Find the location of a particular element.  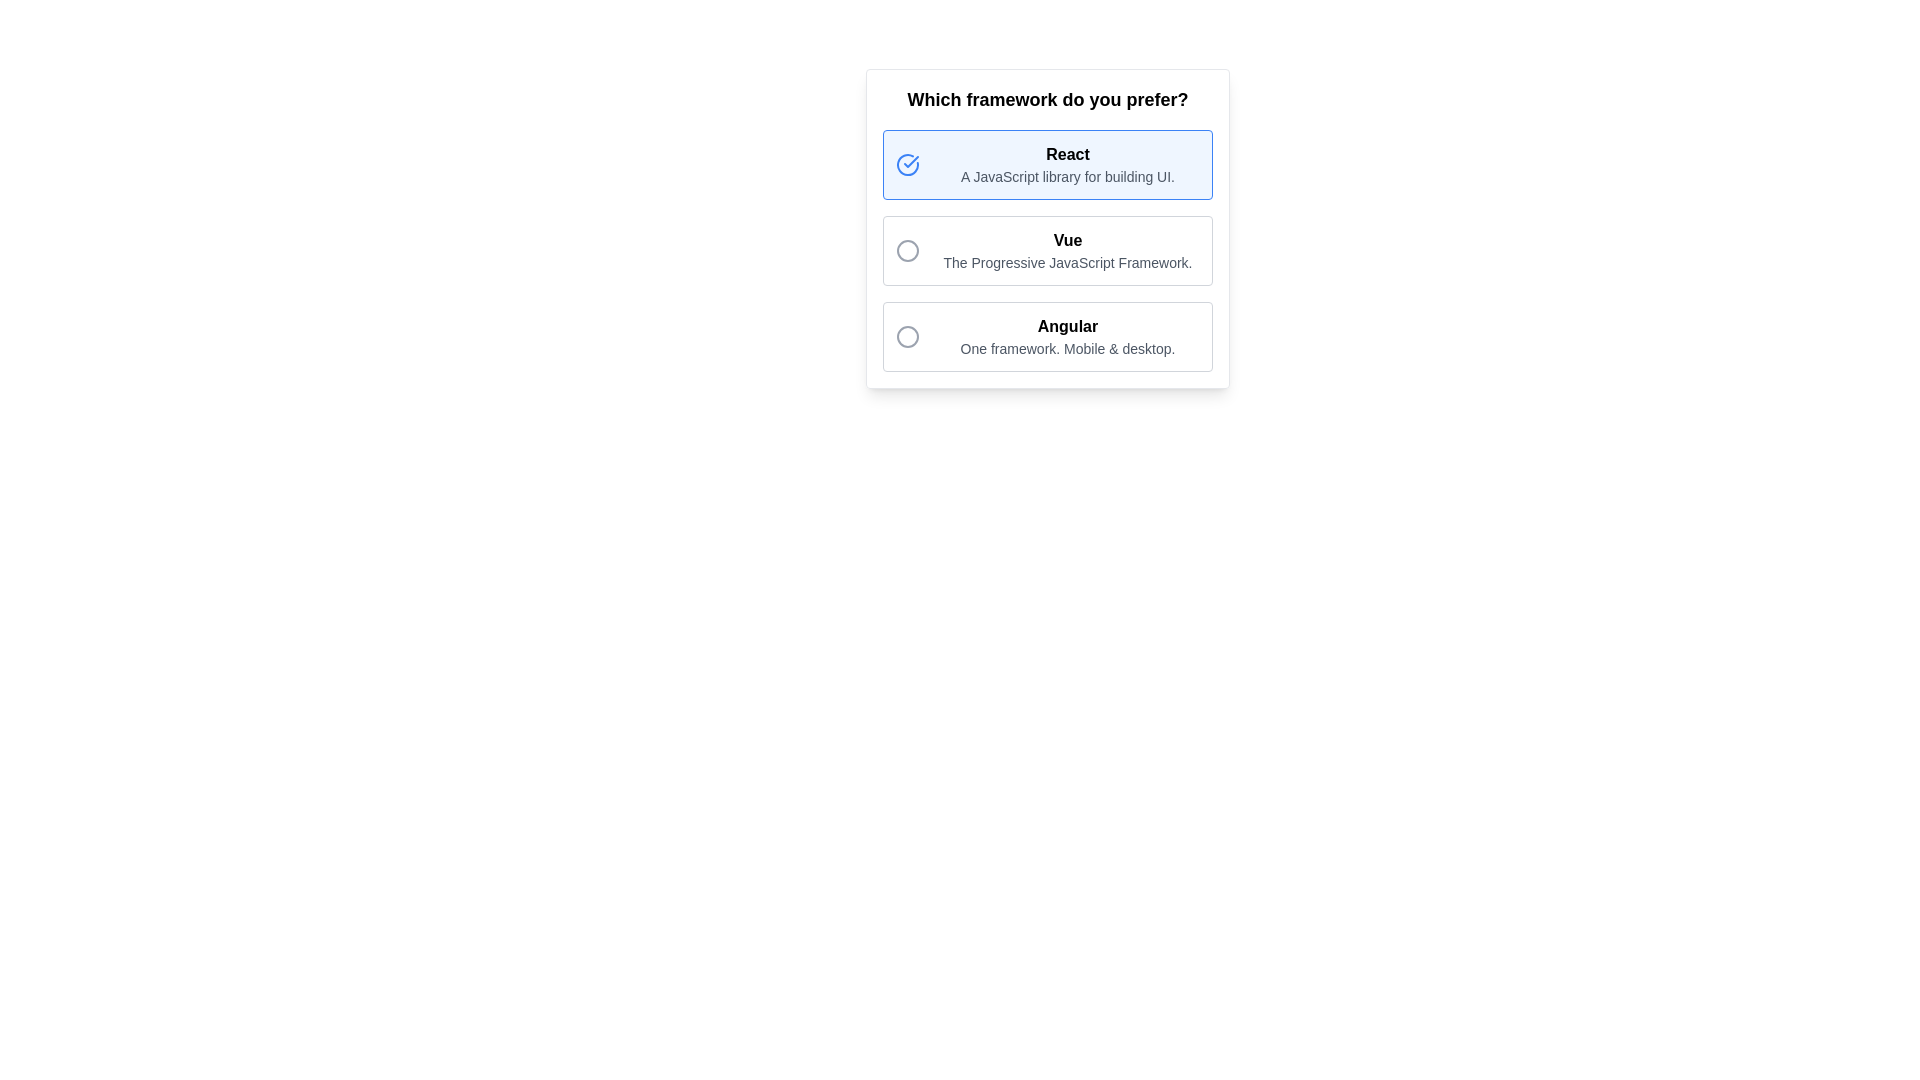

the radio button labeled 'Vue' is located at coordinates (1046, 249).